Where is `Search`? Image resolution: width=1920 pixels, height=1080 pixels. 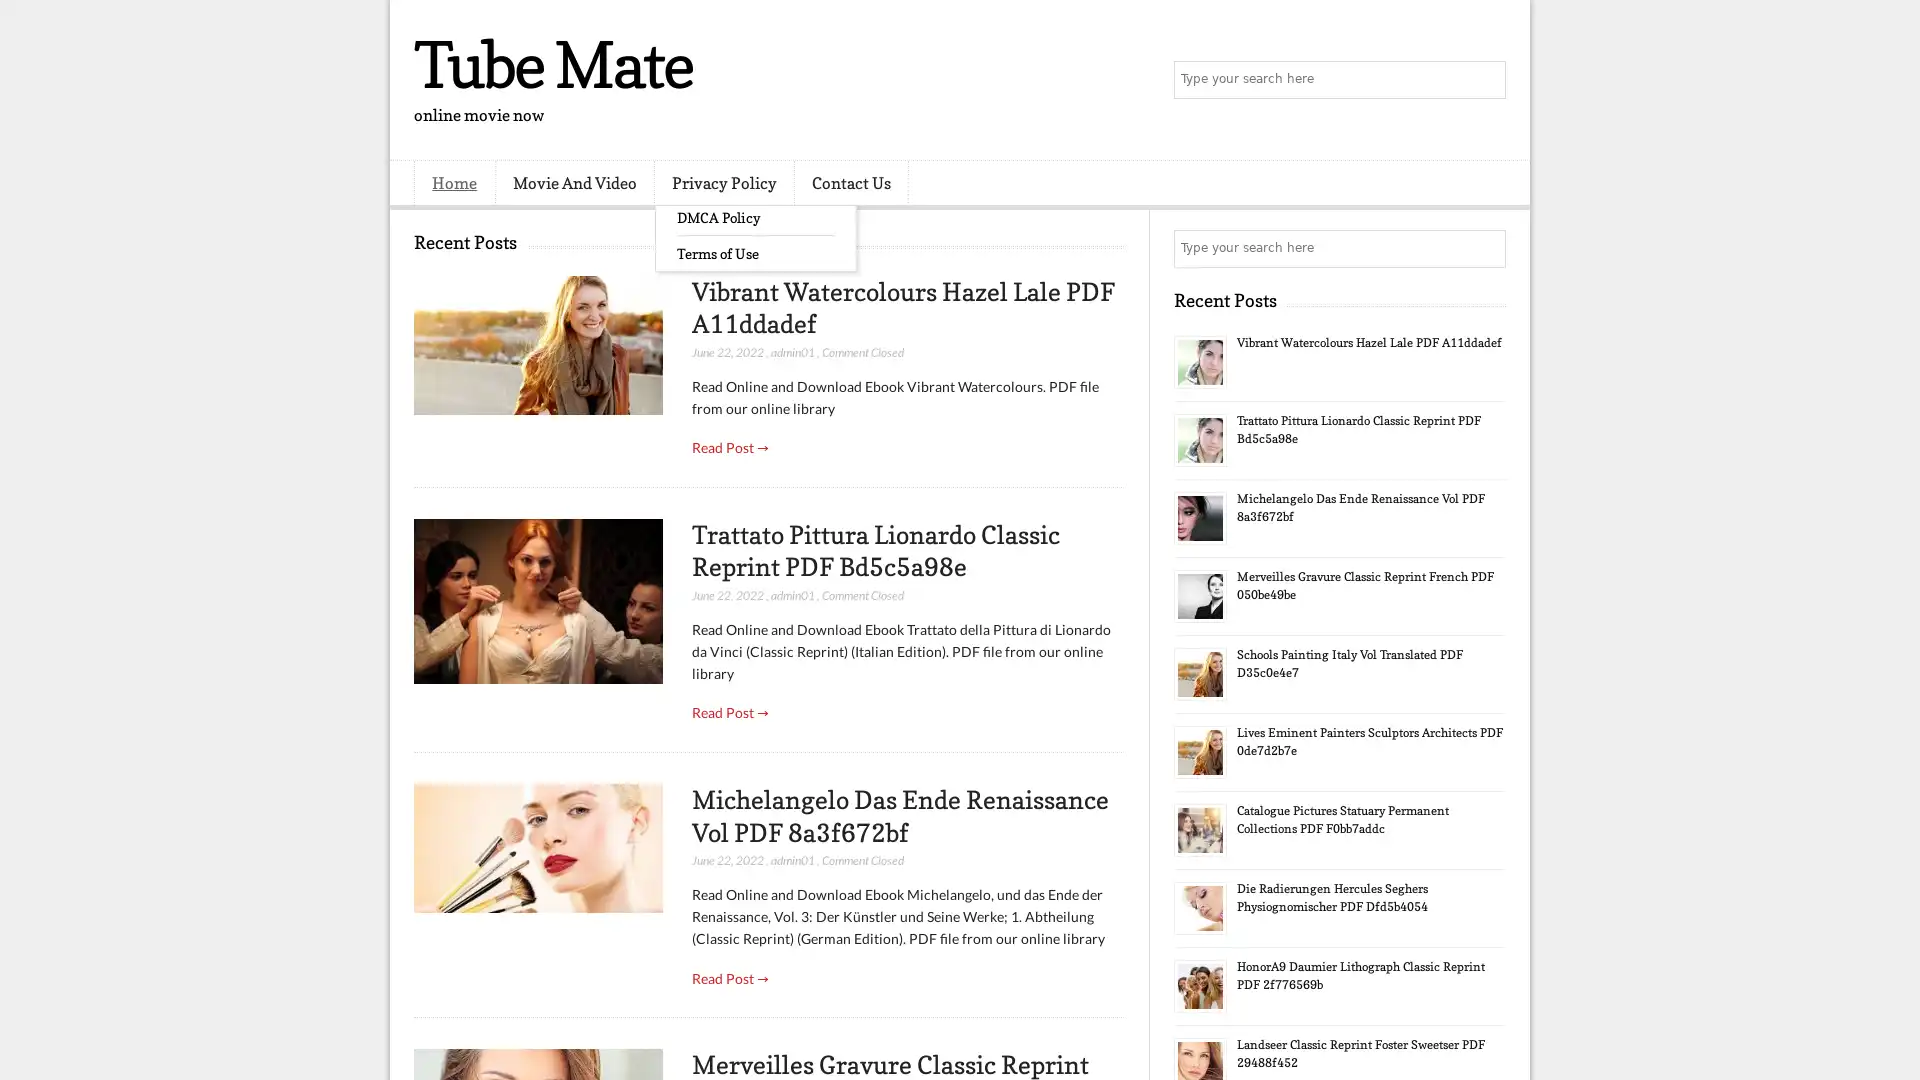
Search is located at coordinates (1485, 80).